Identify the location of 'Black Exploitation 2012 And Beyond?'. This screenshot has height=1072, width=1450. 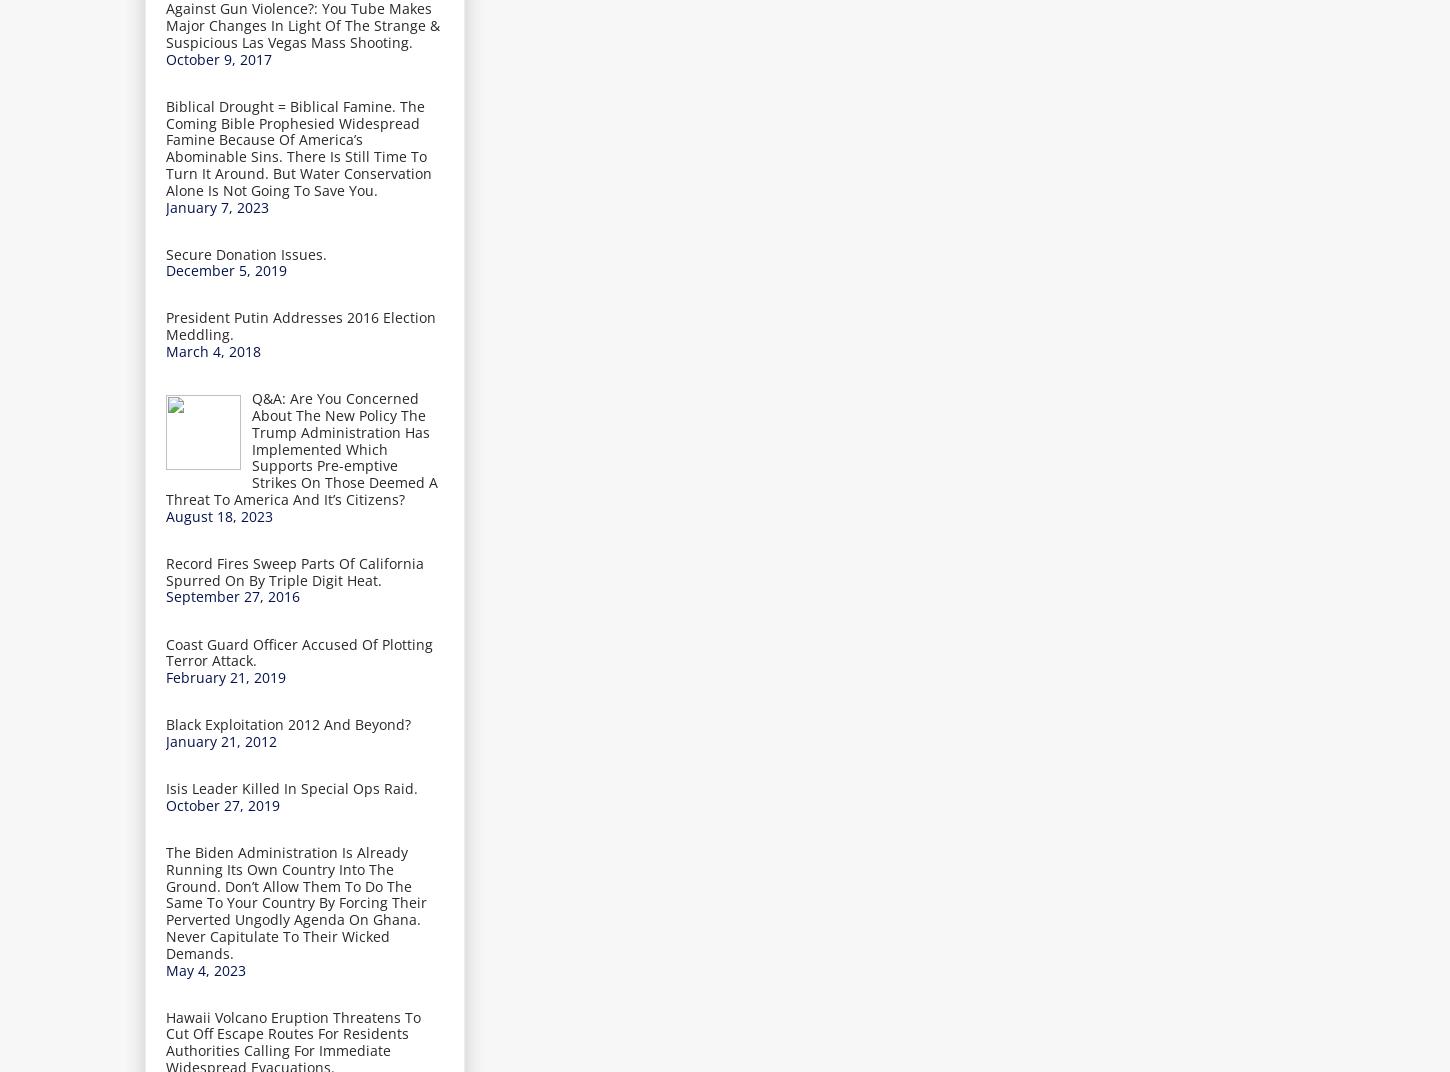
(288, 723).